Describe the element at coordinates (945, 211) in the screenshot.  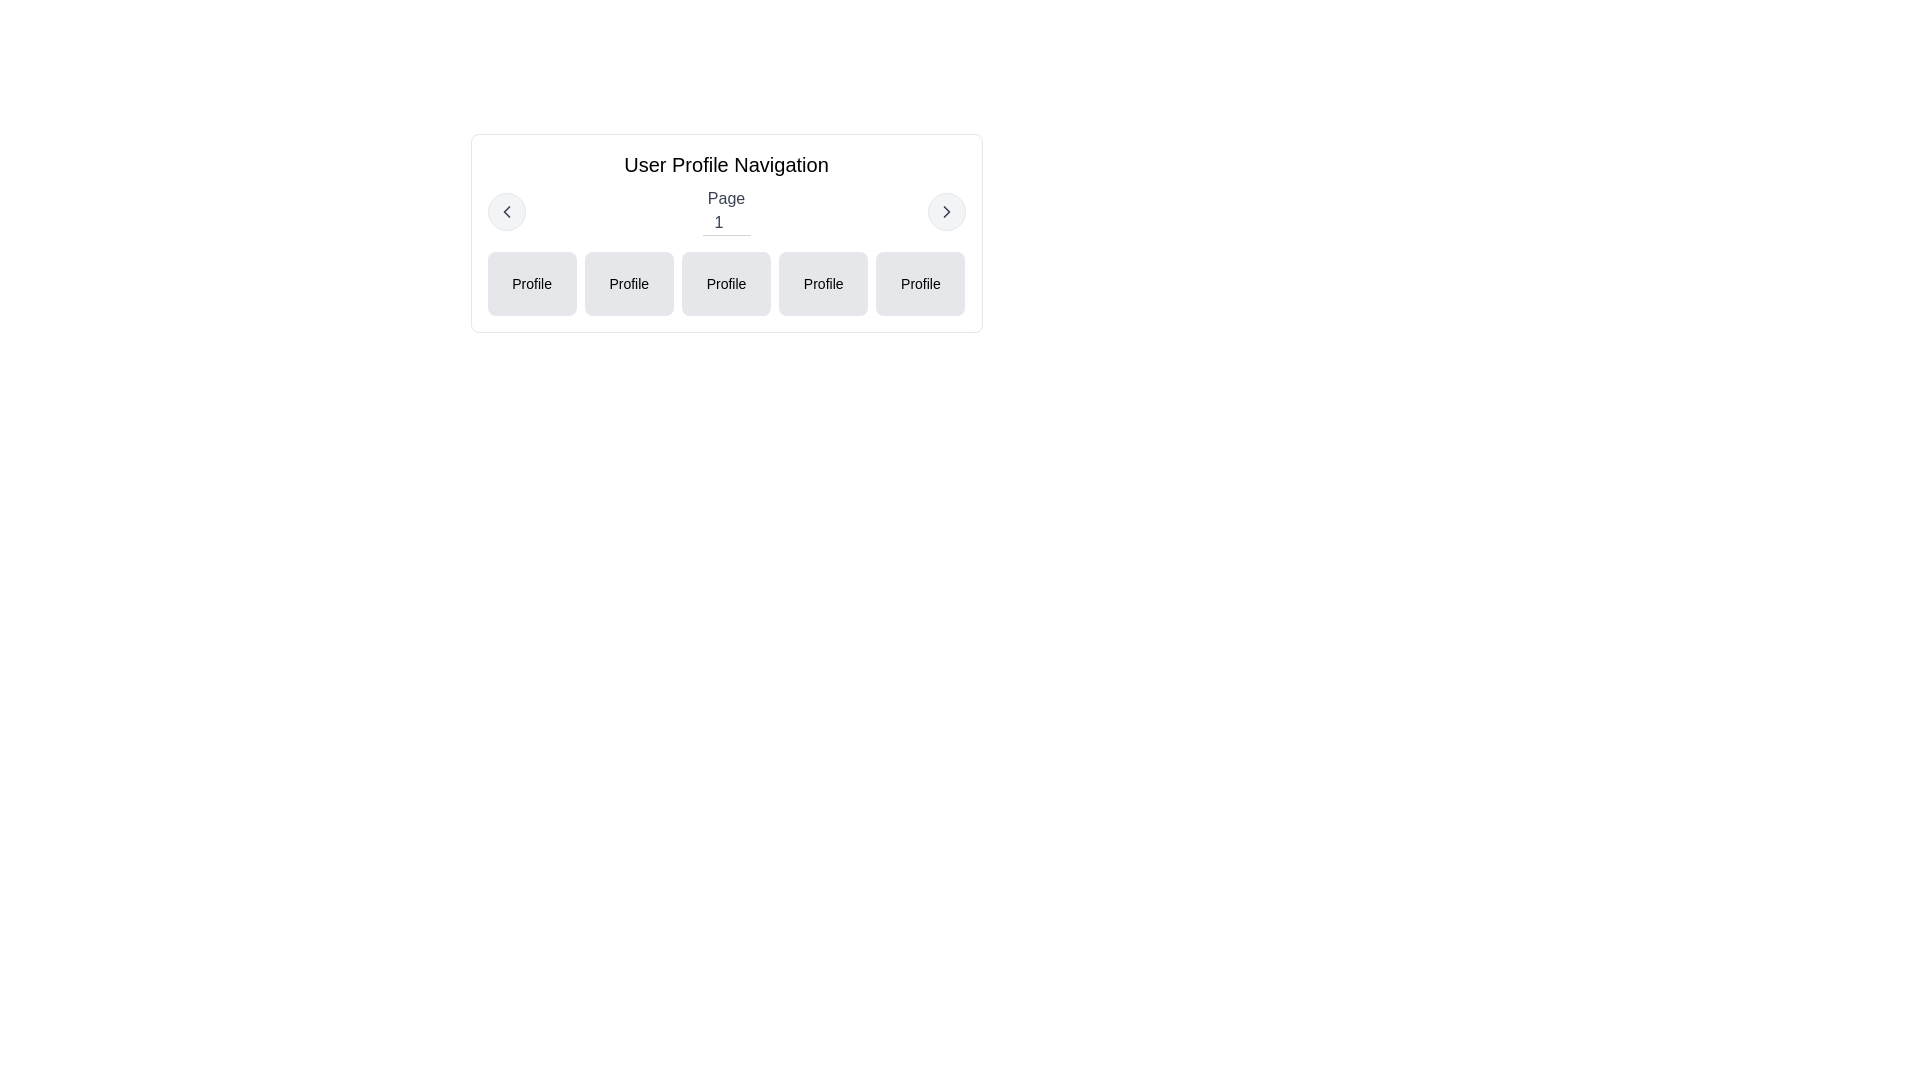
I see `the Chevron Right icon, which is located inside a circular button at the right edge of the navigation section` at that location.